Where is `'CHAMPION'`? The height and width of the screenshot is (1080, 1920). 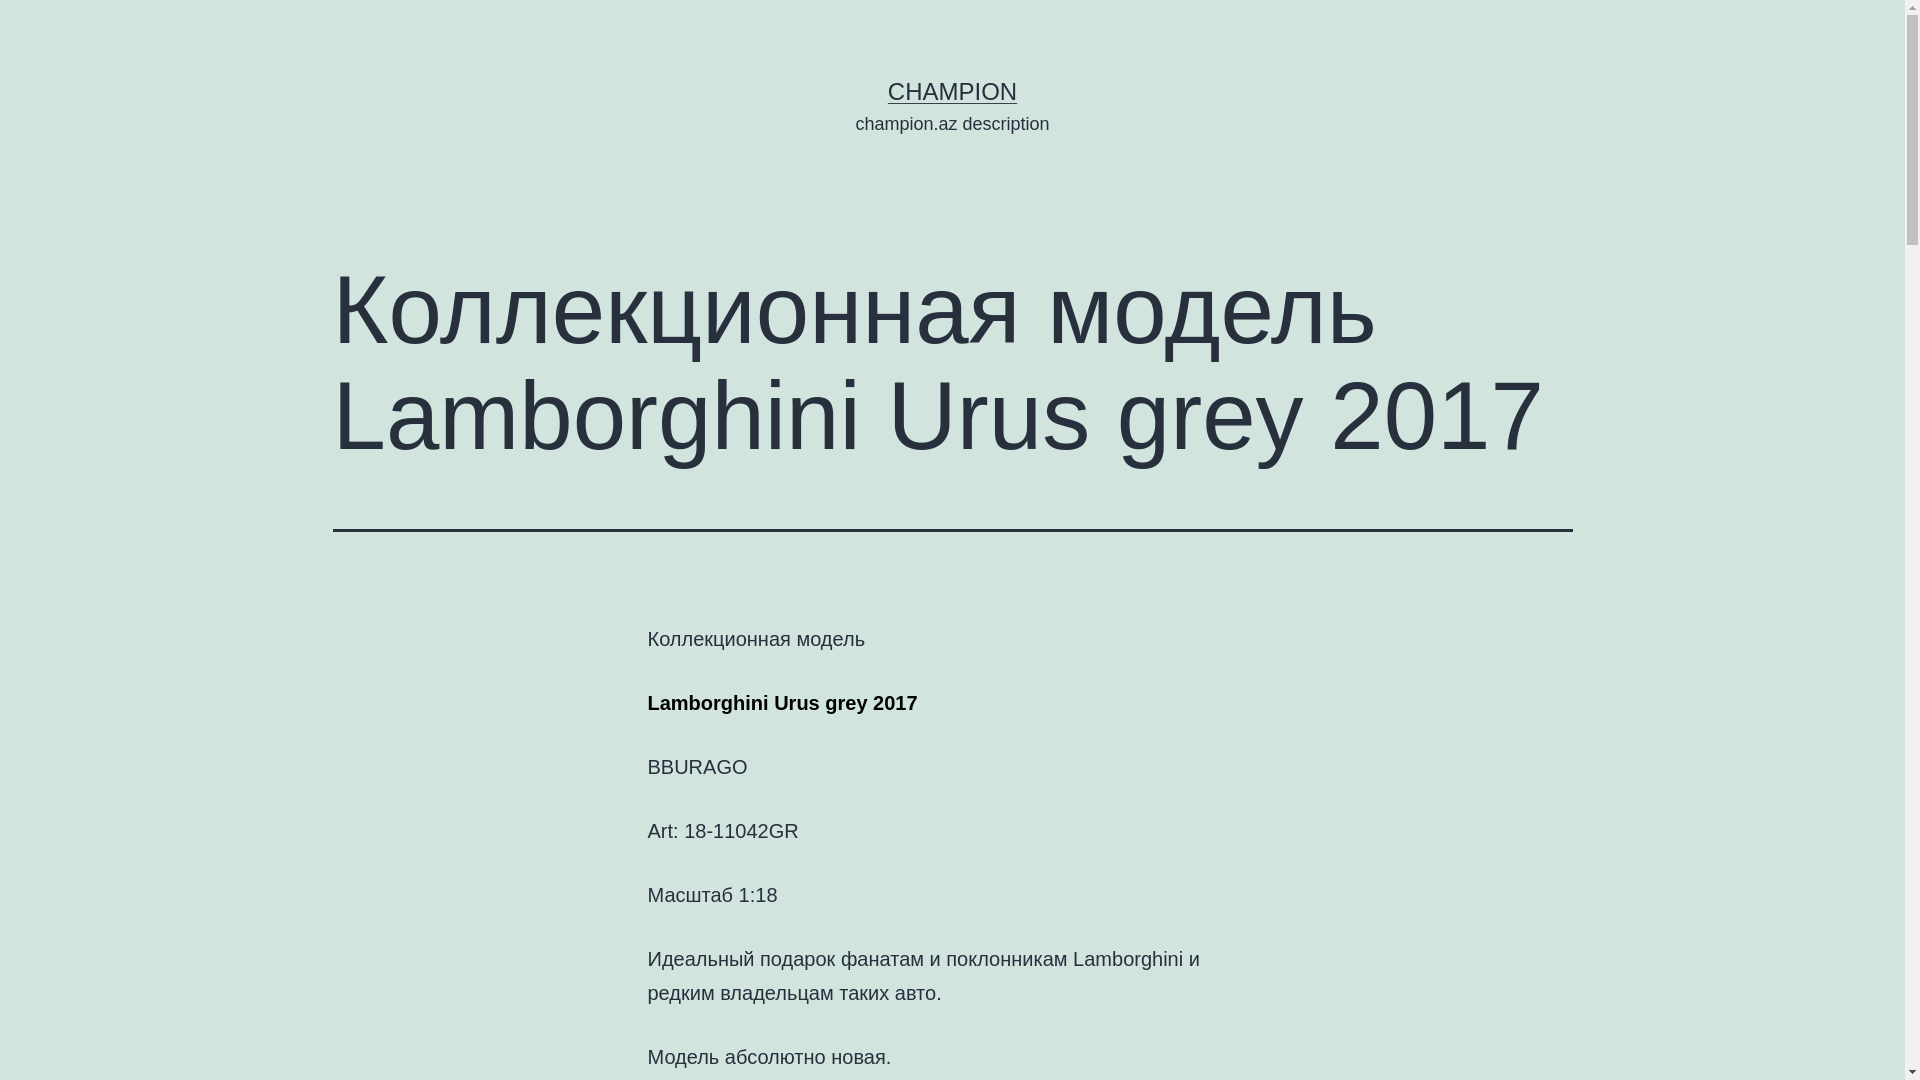
'CHAMPION' is located at coordinates (951, 91).